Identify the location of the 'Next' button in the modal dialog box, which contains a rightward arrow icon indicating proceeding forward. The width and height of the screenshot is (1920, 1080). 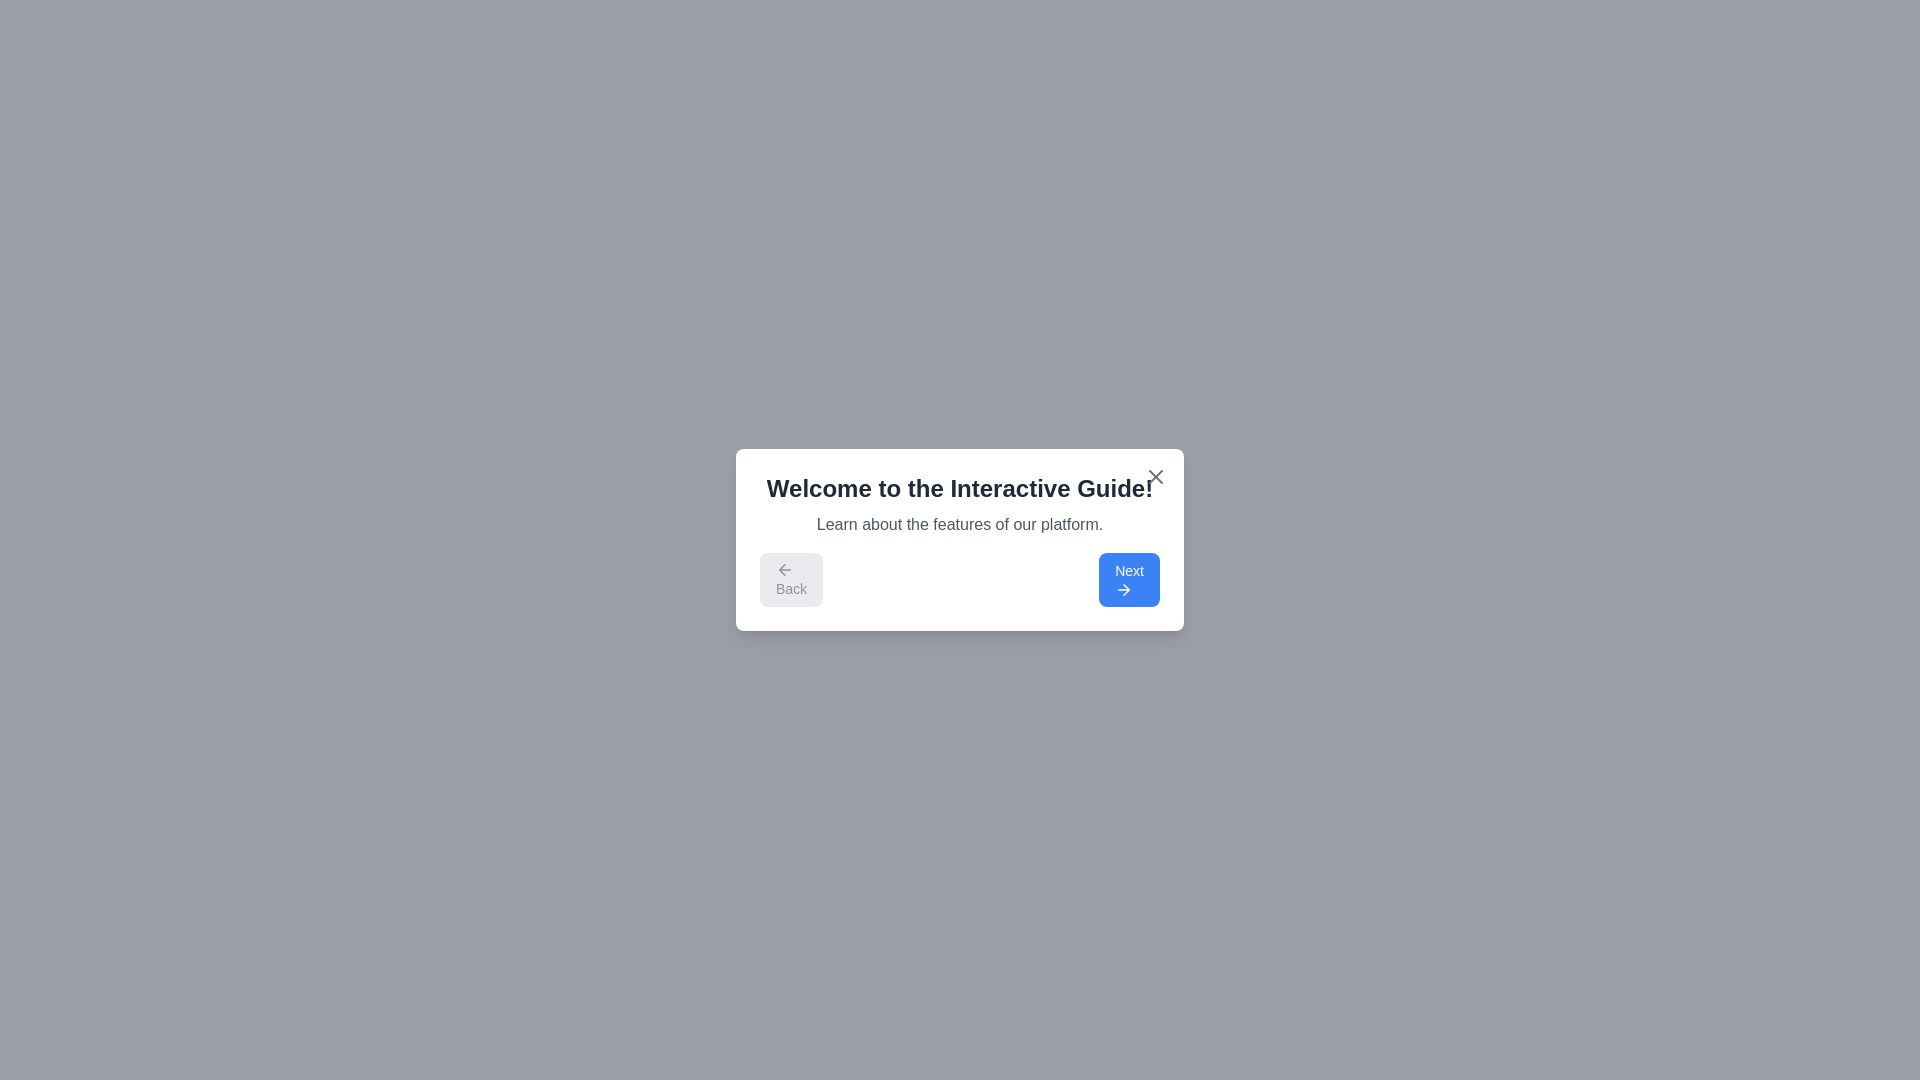
(1126, 589).